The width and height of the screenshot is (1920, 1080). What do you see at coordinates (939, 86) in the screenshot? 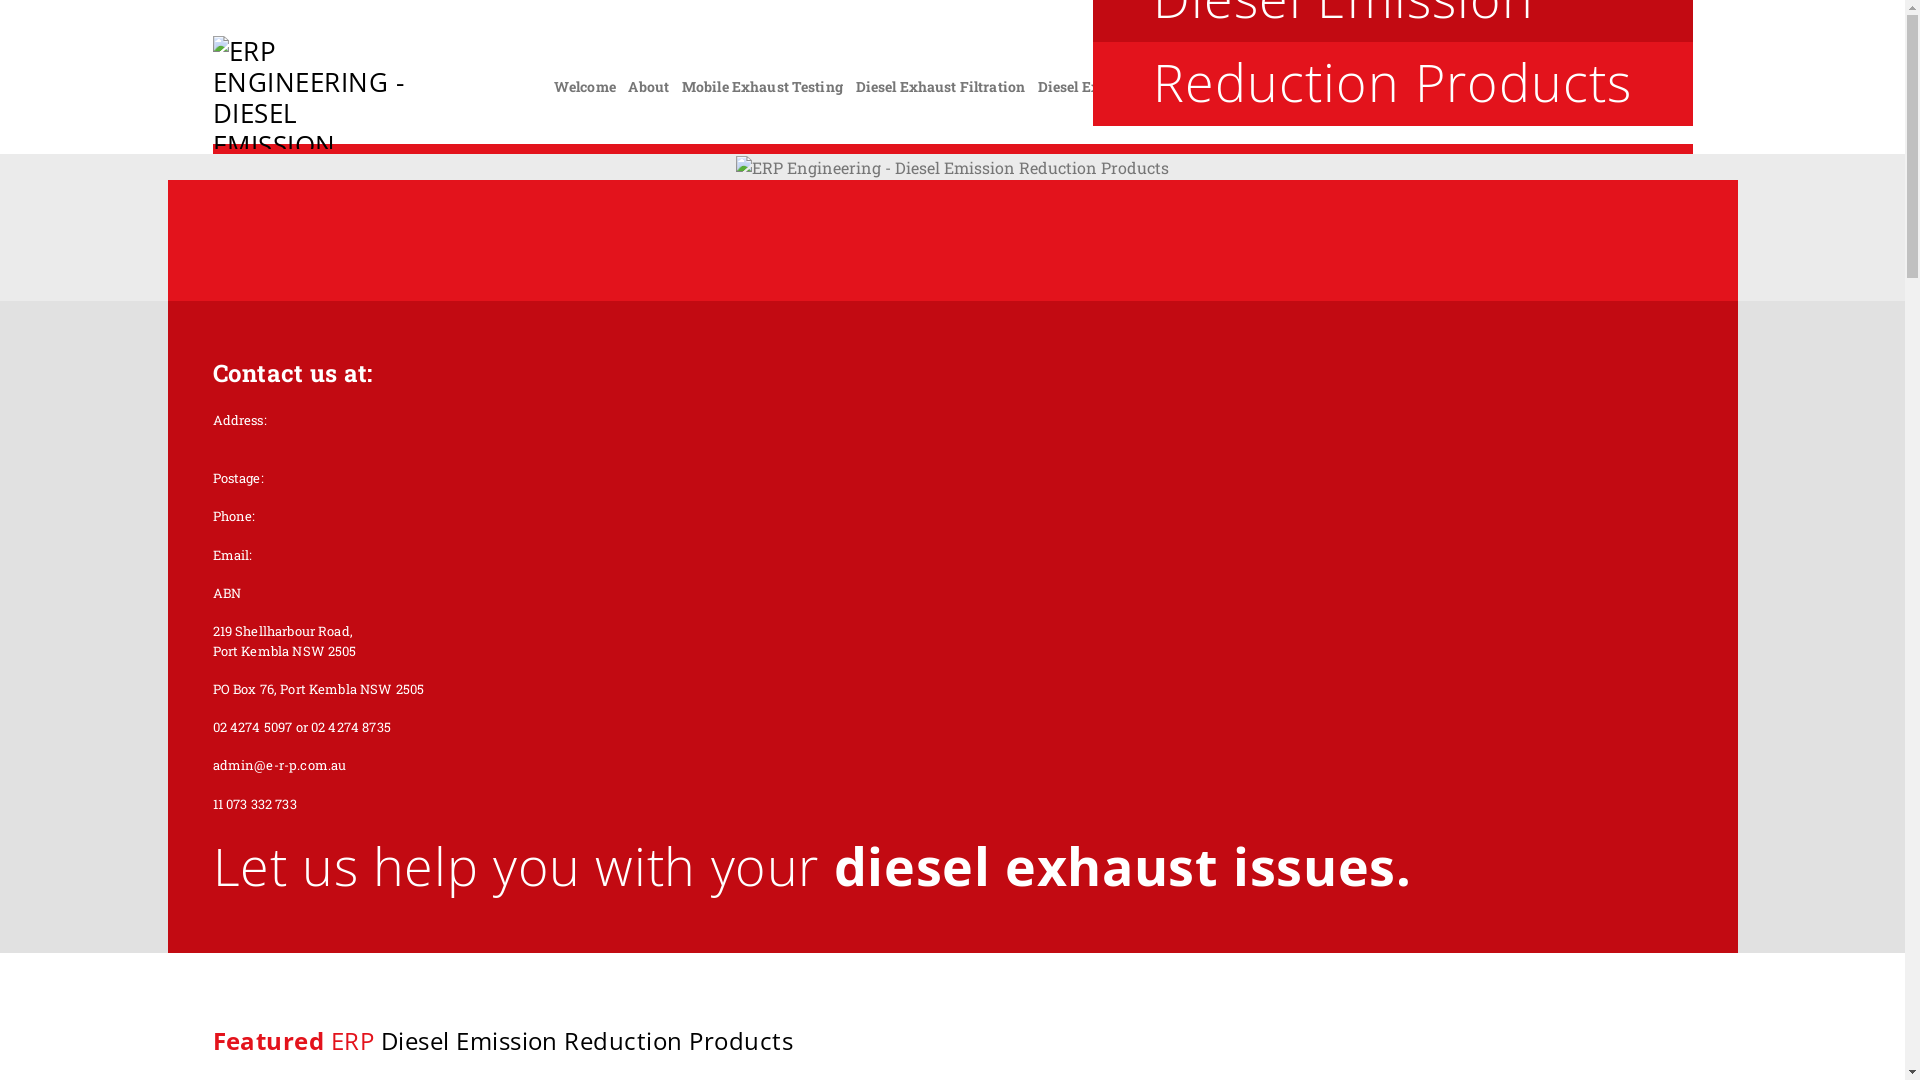
I see `'Diesel Exhaust Filtration'` at bounding box center [939, 86].